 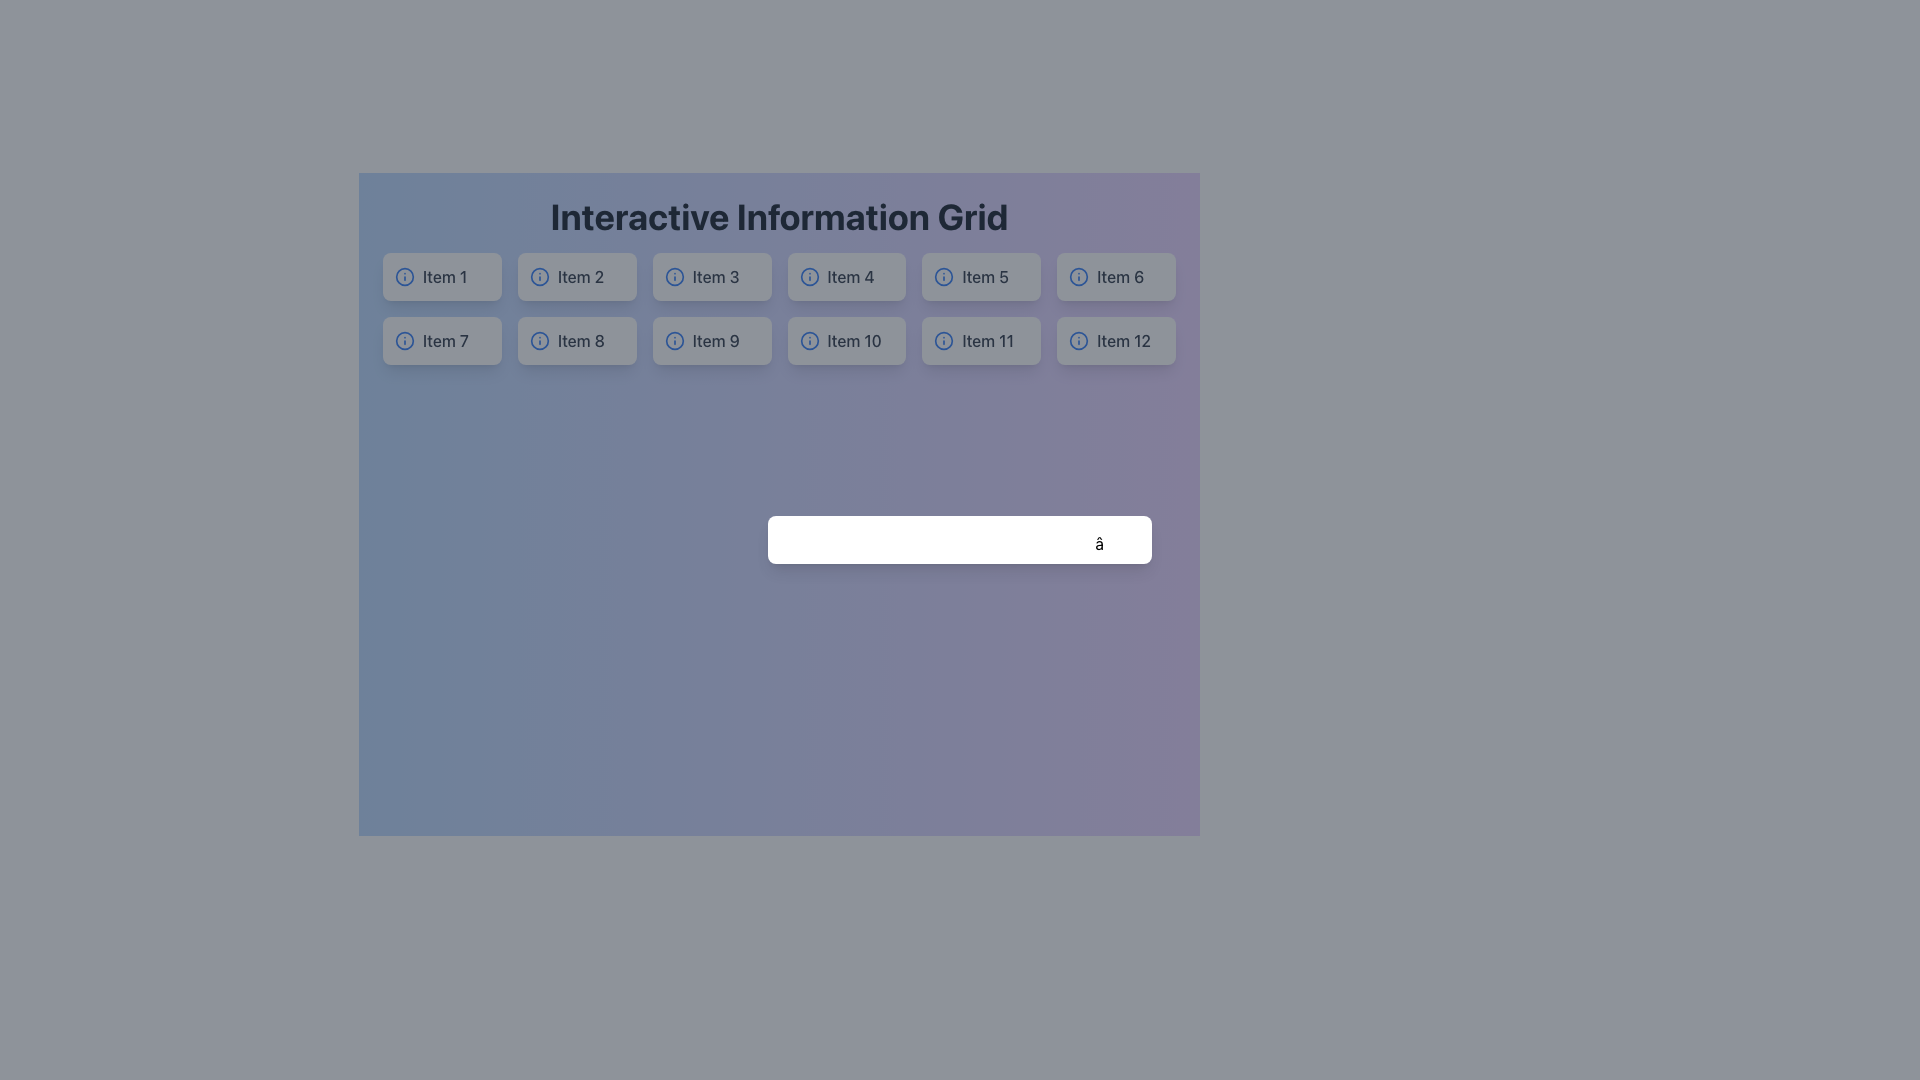 I want to click on the text label displaying 'Item 6', styled in gray color with medium boldness, located in the top right corner of the grid, to the immediate right of an informational icon, so click(x=1120, y=277).